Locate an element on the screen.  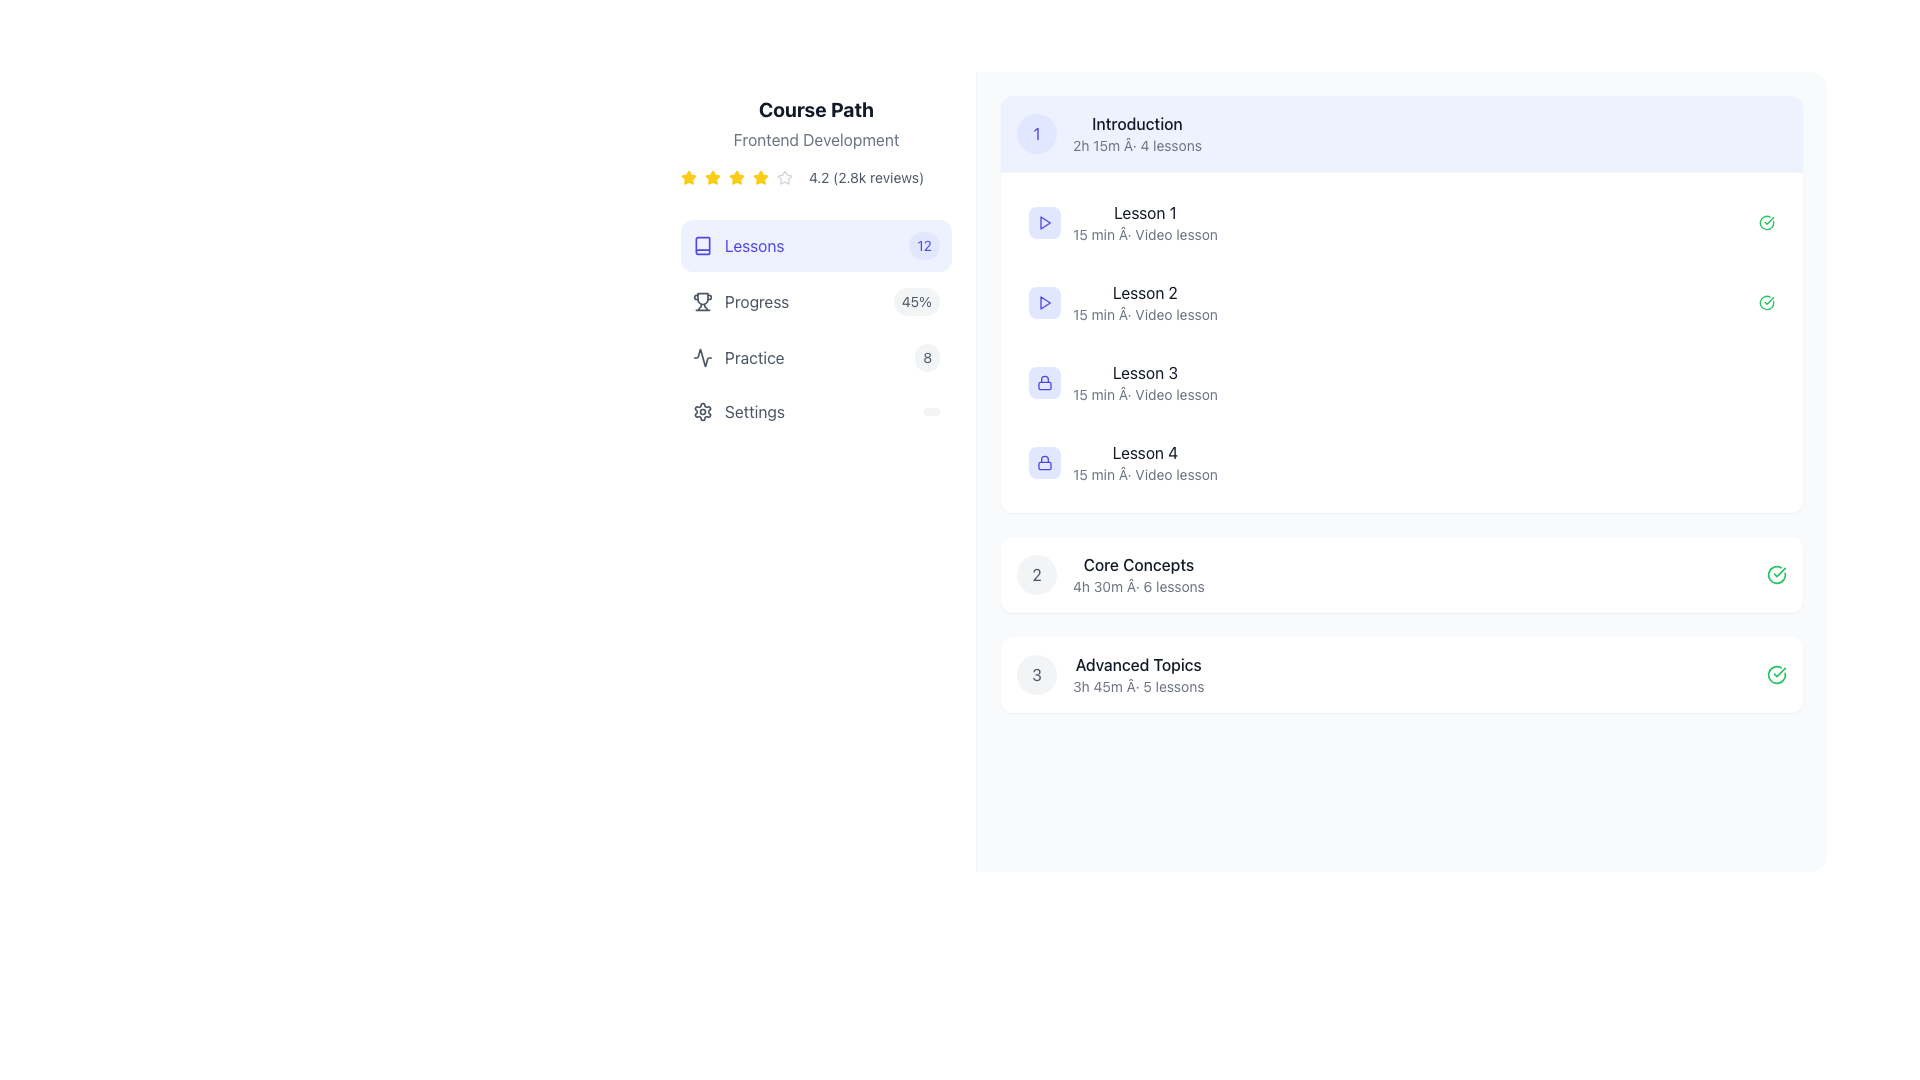
the locked lesson icon indicating that Lesson 4 is currently unavailable due to prerequisites or permissions is located at coordinates (1044, 462).